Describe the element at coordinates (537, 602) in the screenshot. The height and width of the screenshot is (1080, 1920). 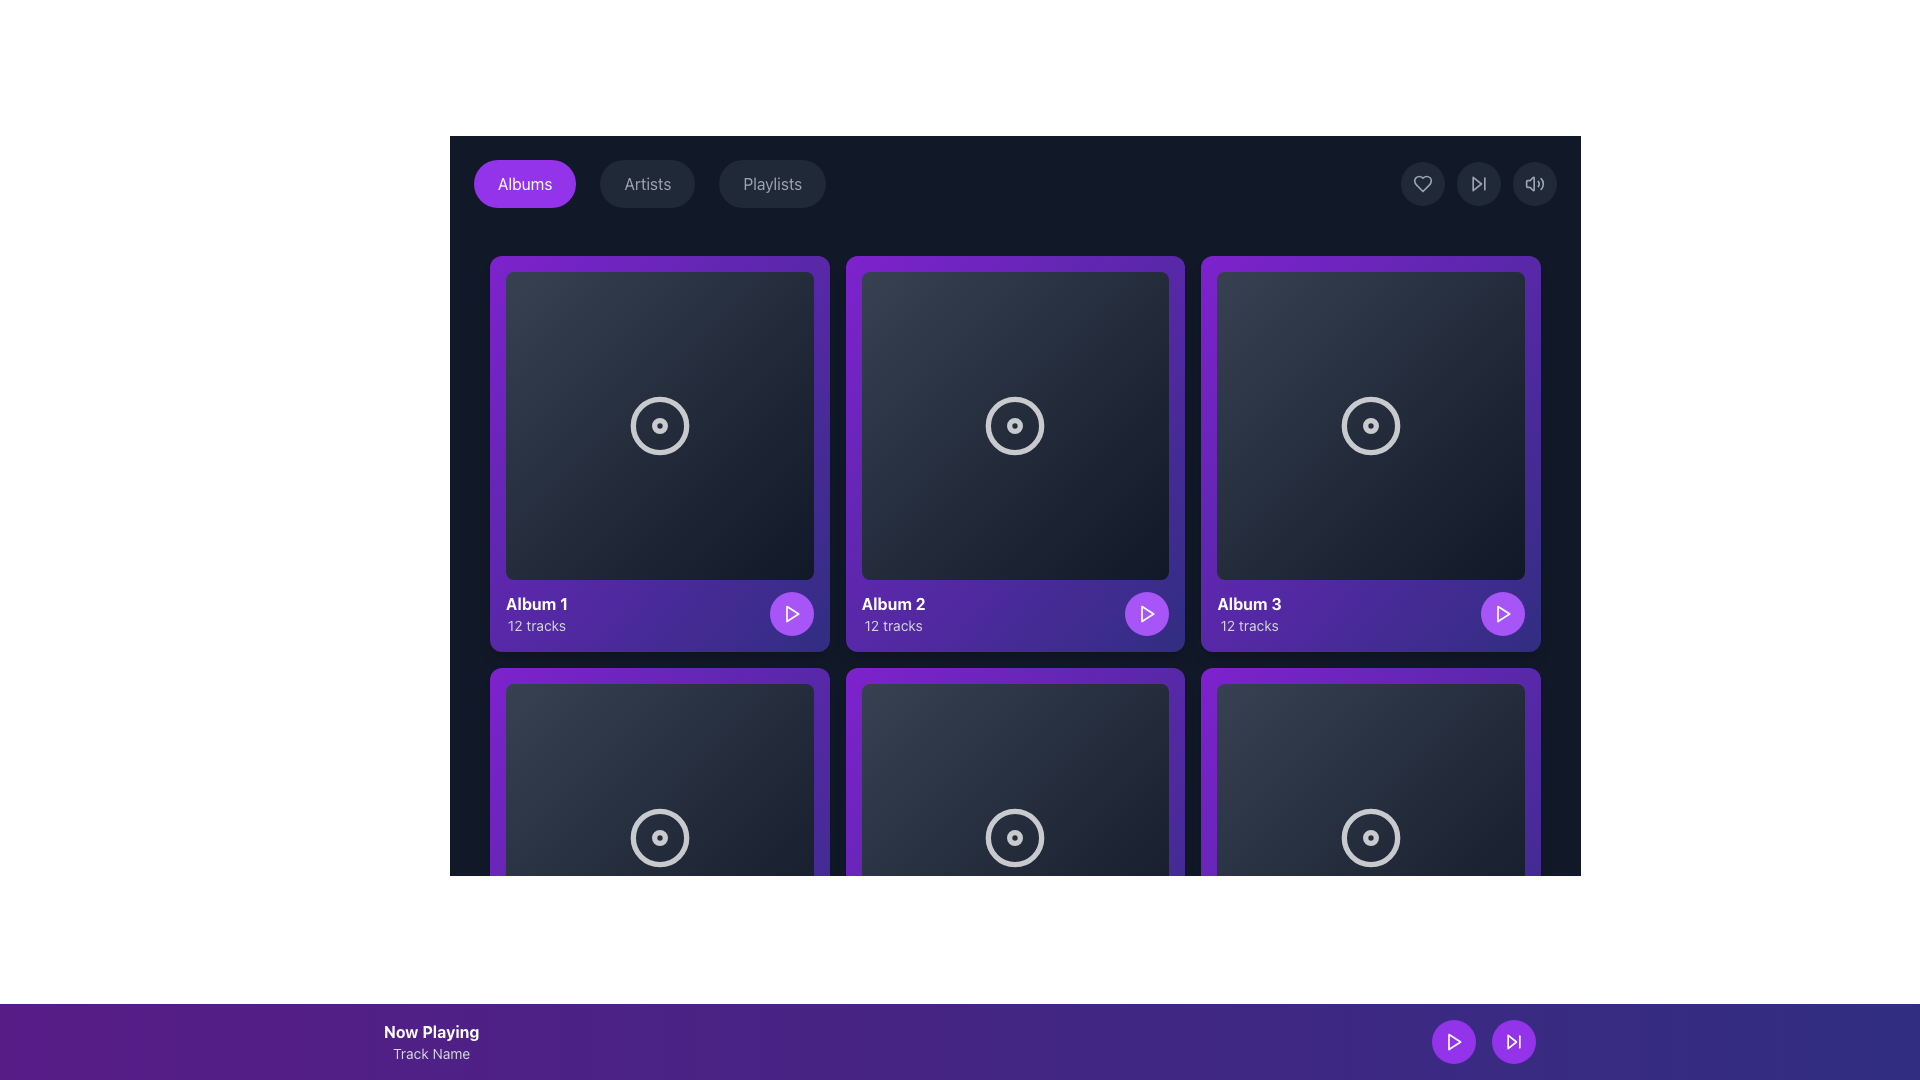
I see `text label displaying 'Album 1' which is styled with bold white text on a purple background, located in the lower-left portion of the interface within the first cell of the grid layout of album items` at that location.